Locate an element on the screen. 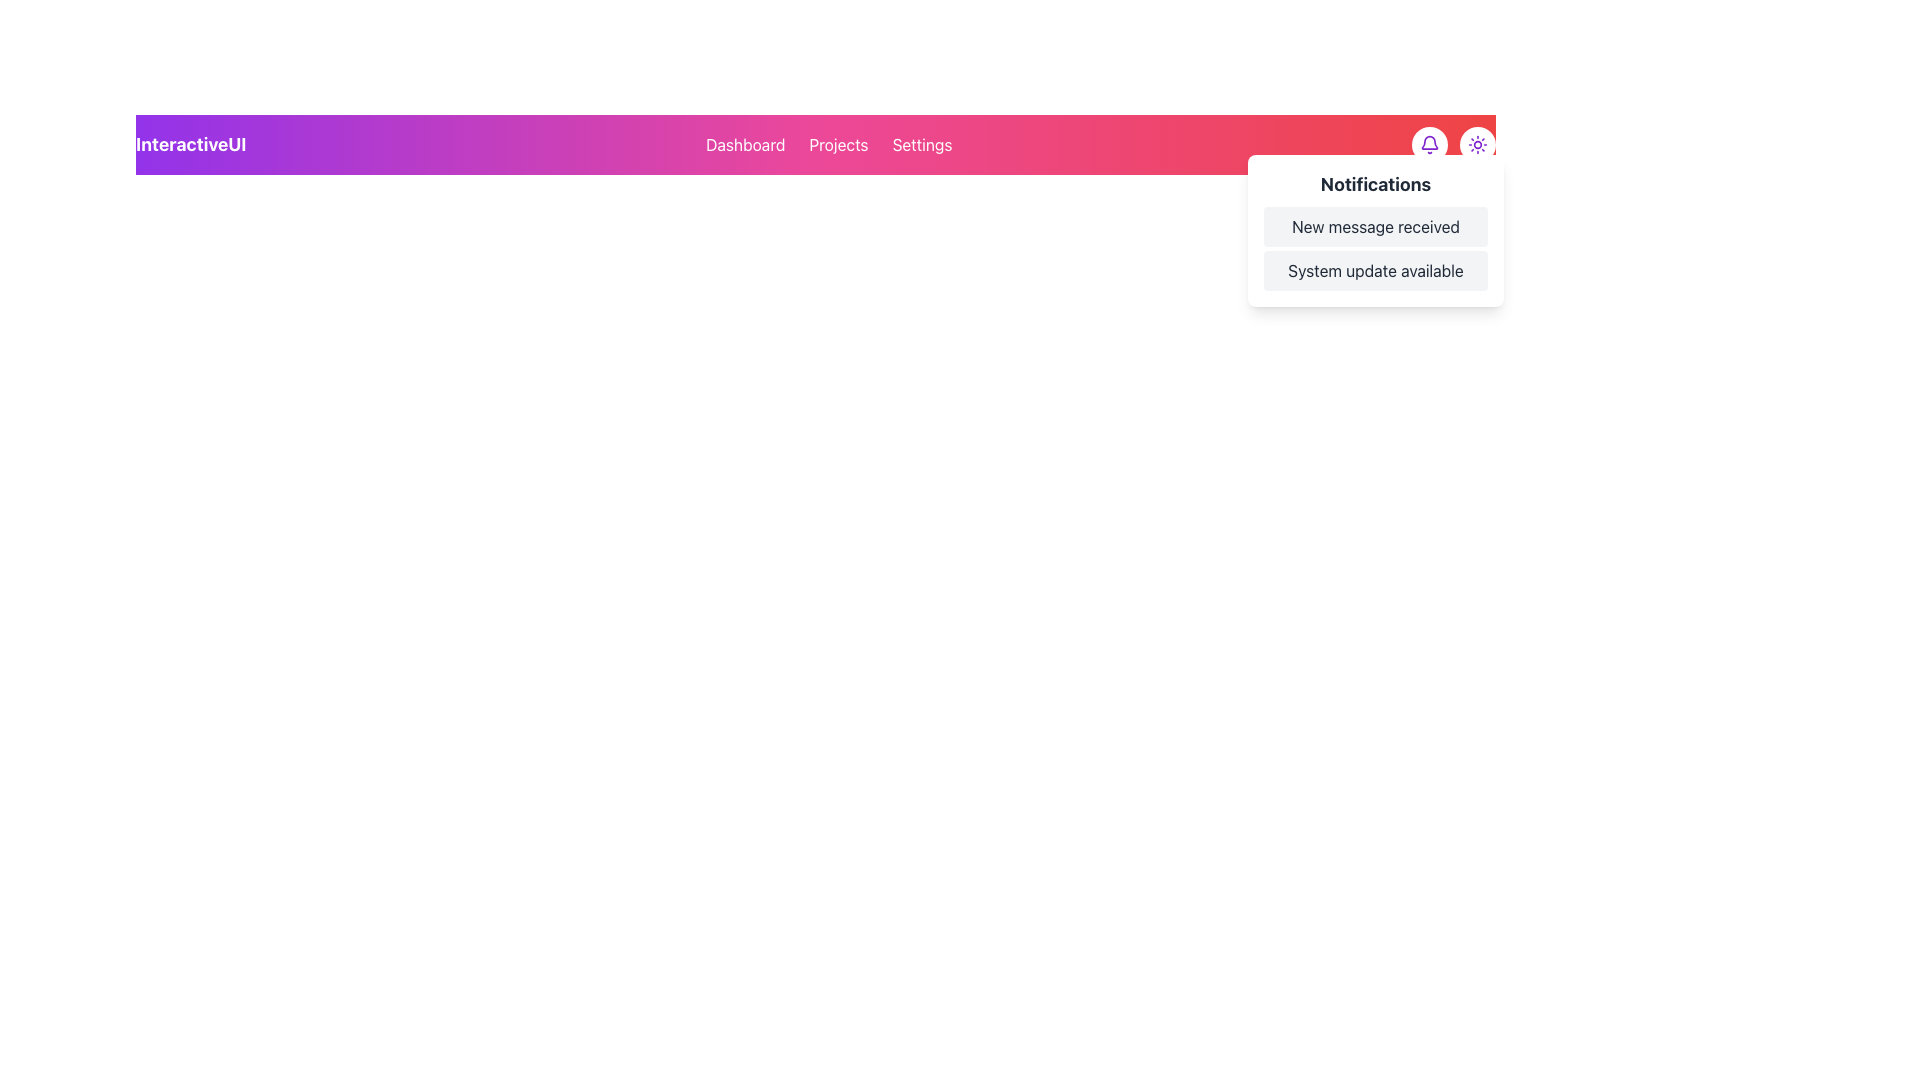 The image size is (1920, 1080). the 'New message received' text block, which is the first item is located at coordinates (1375, 226).